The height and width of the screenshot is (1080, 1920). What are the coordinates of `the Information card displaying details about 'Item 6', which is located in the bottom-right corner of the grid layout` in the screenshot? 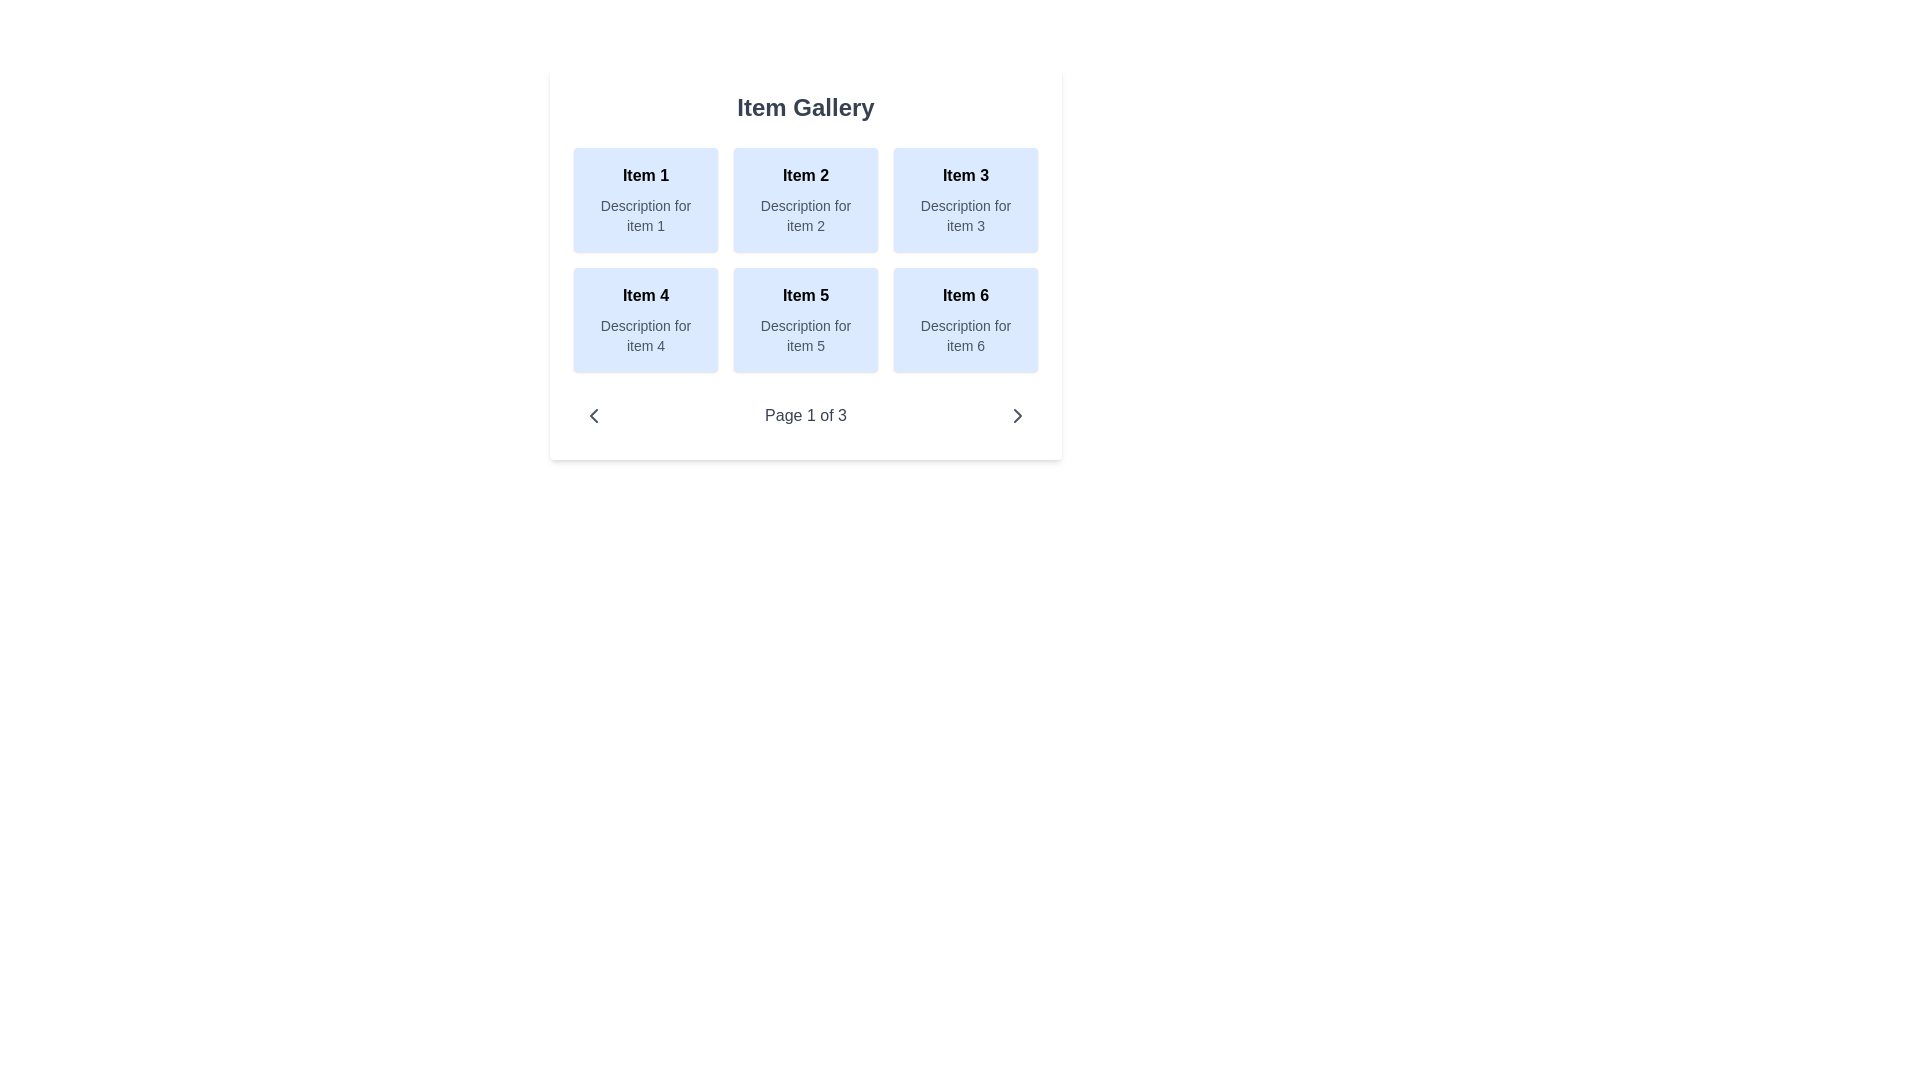 It's located at (965, 319).